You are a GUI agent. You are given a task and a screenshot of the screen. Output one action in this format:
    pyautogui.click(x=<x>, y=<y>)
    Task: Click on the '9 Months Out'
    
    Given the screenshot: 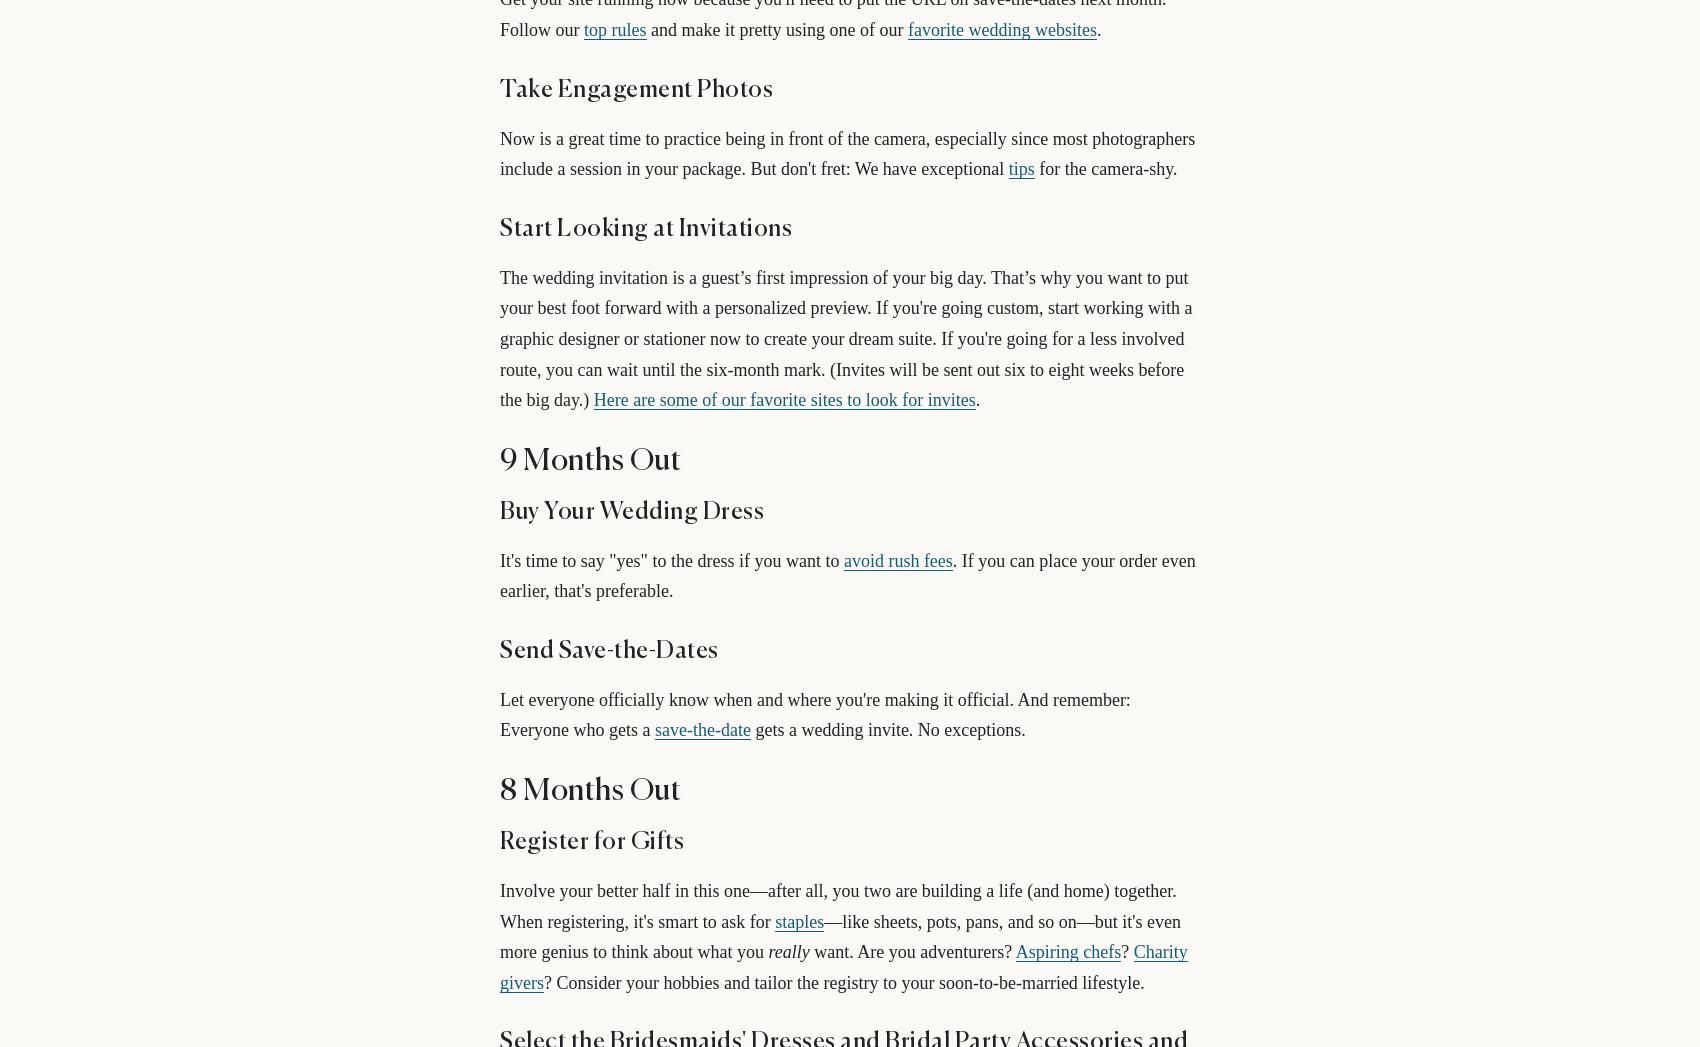 What is the action you would take?
    pyautogui.click(x=589, y=460)
    